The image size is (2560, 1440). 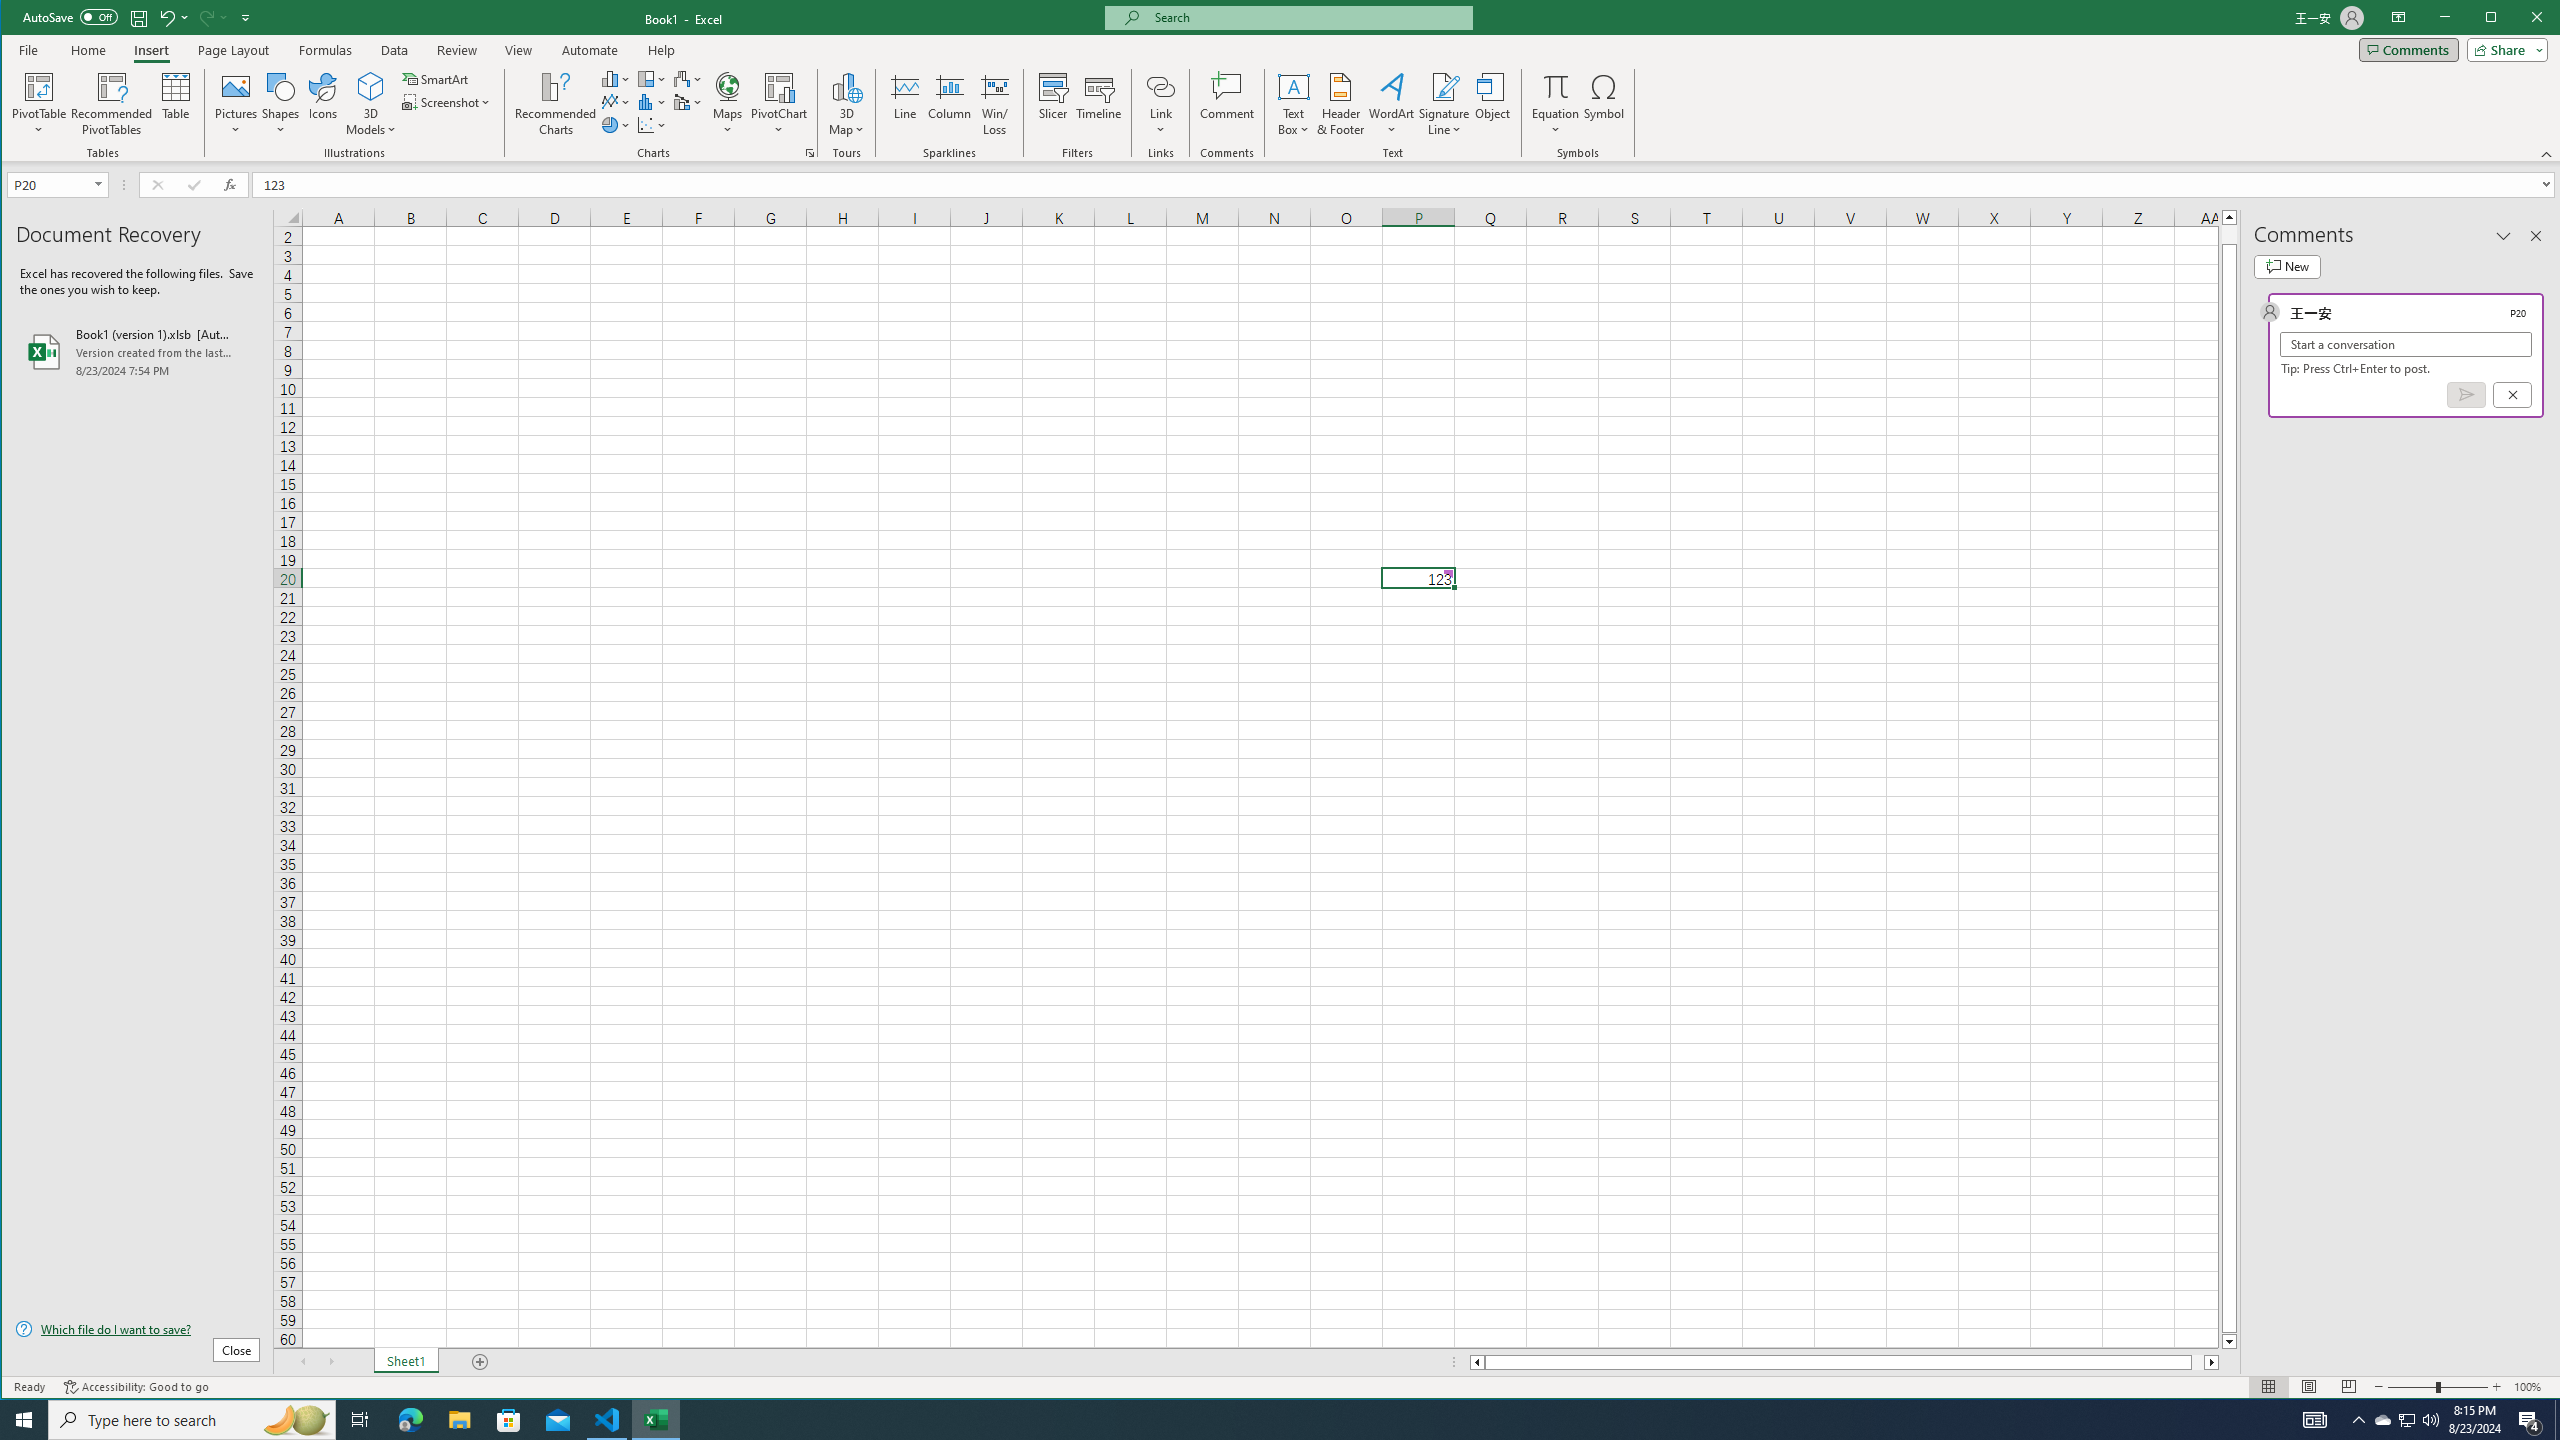 What do you see at coordinates (1491, 103) in the screenshot?
I see `'Object...'` at bounding box center [1491, 103].